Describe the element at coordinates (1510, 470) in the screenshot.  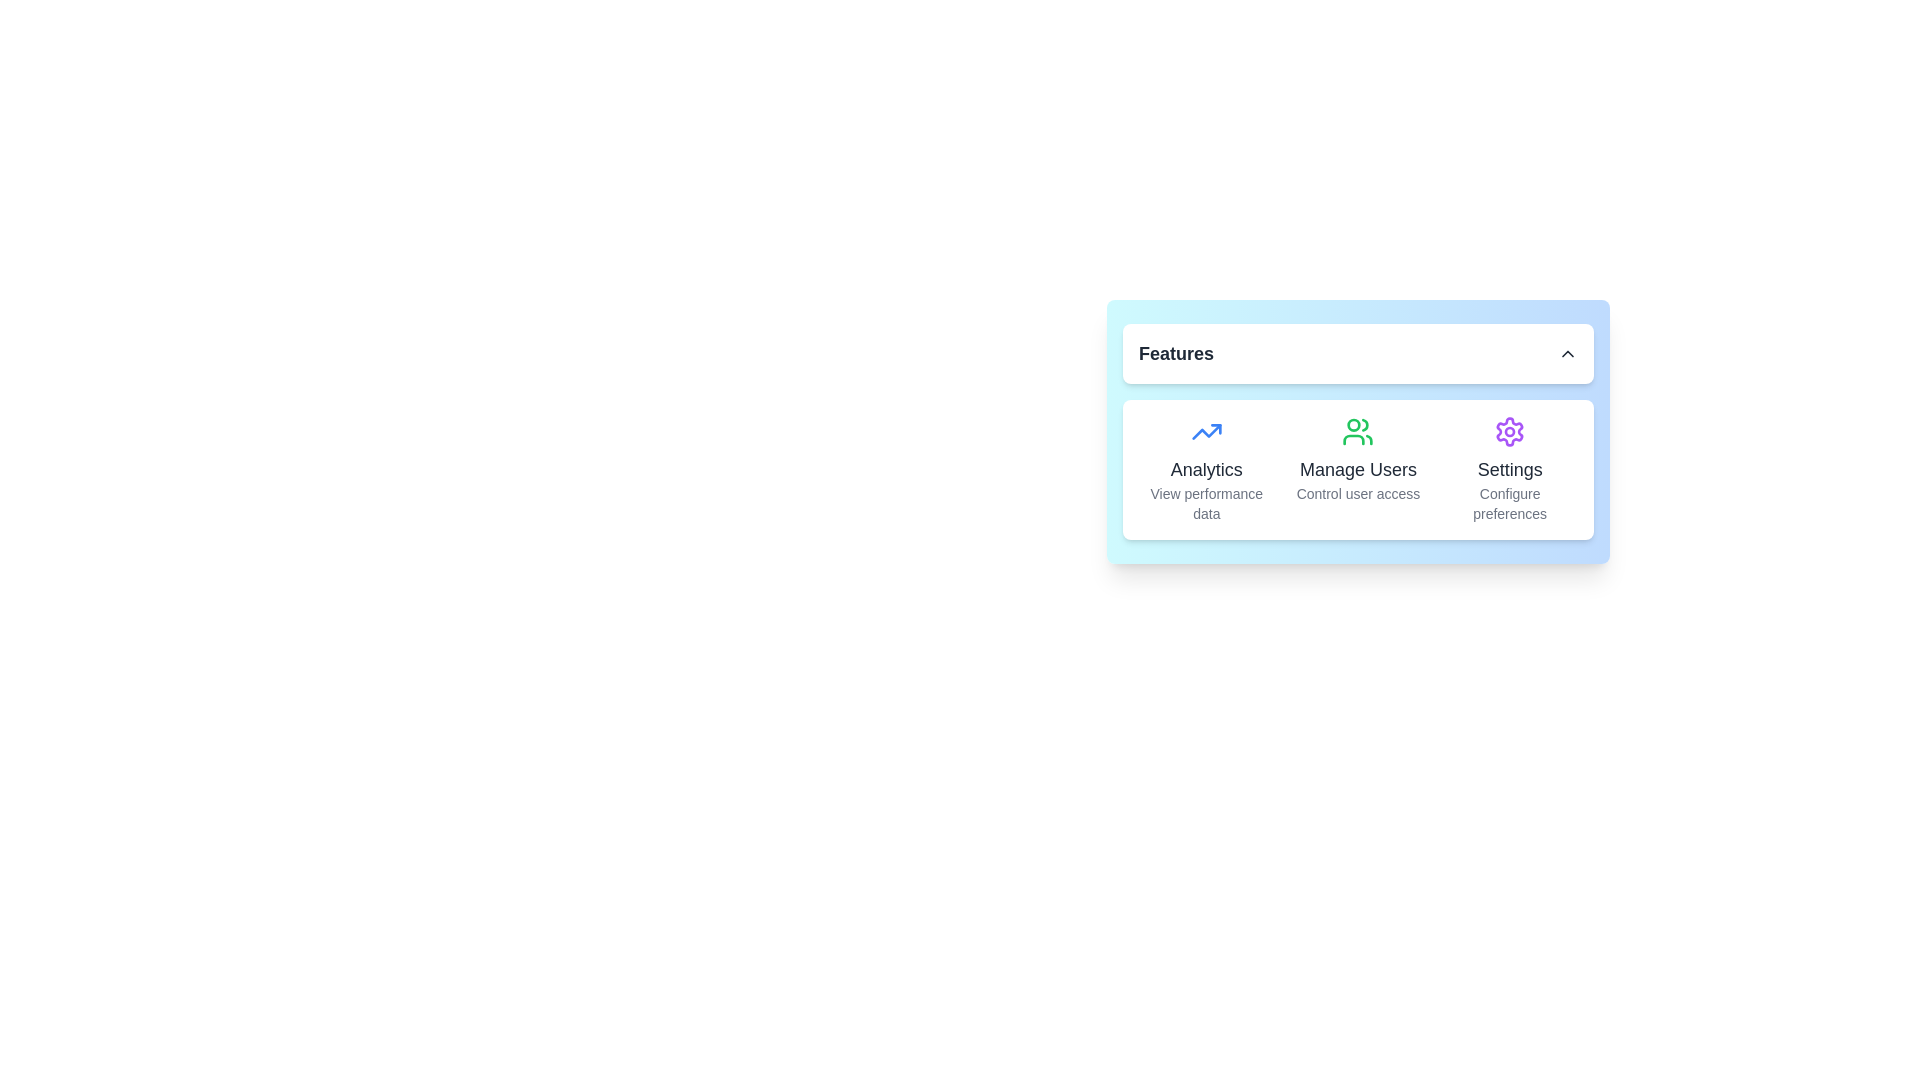
I see `the gear-shaped button labeled 'Settings' and 'Configure preferences'` at that location.